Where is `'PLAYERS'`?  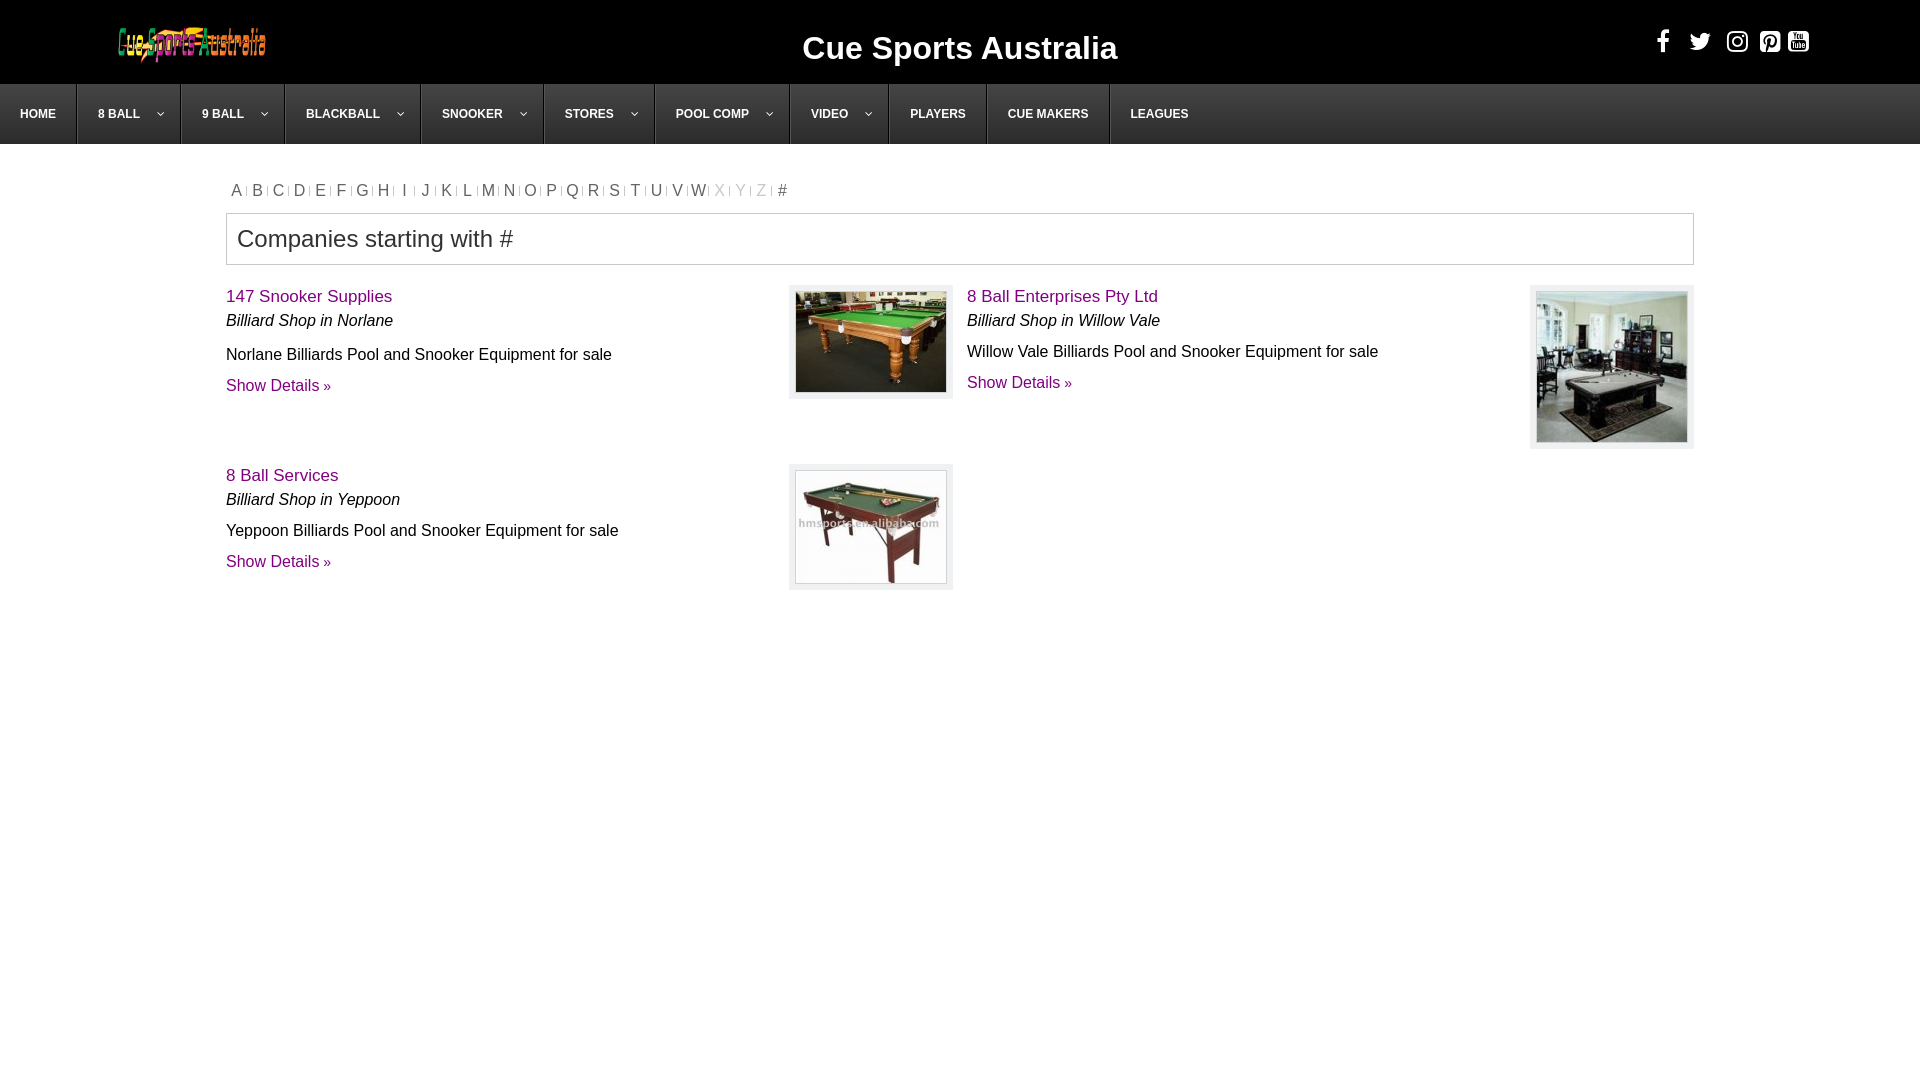
'PLAYERS' is located at coordinates (936, 114).